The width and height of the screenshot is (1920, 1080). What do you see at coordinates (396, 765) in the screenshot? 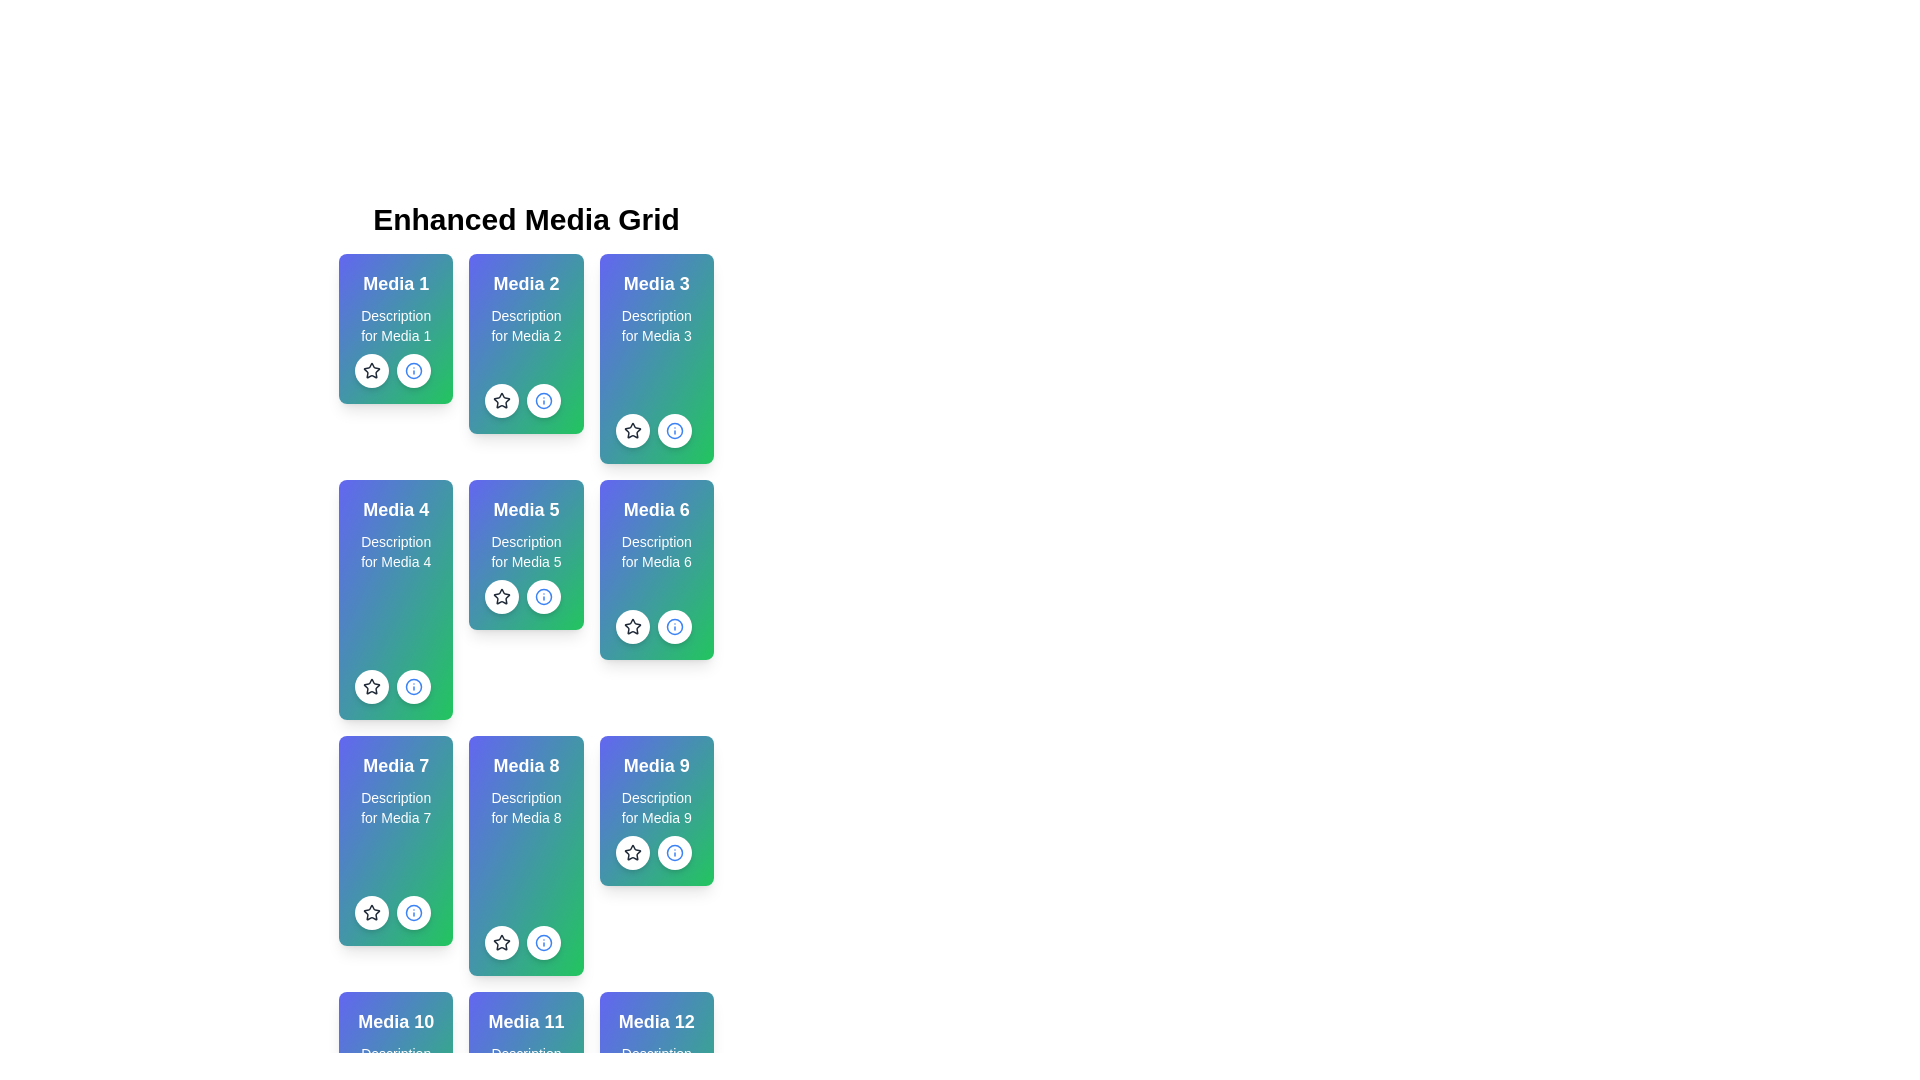
I see `text label located at the top of the card in the second row and first column of the grid layout, which serves as the title or heading for the associated content` at bounding box center [396, 765].